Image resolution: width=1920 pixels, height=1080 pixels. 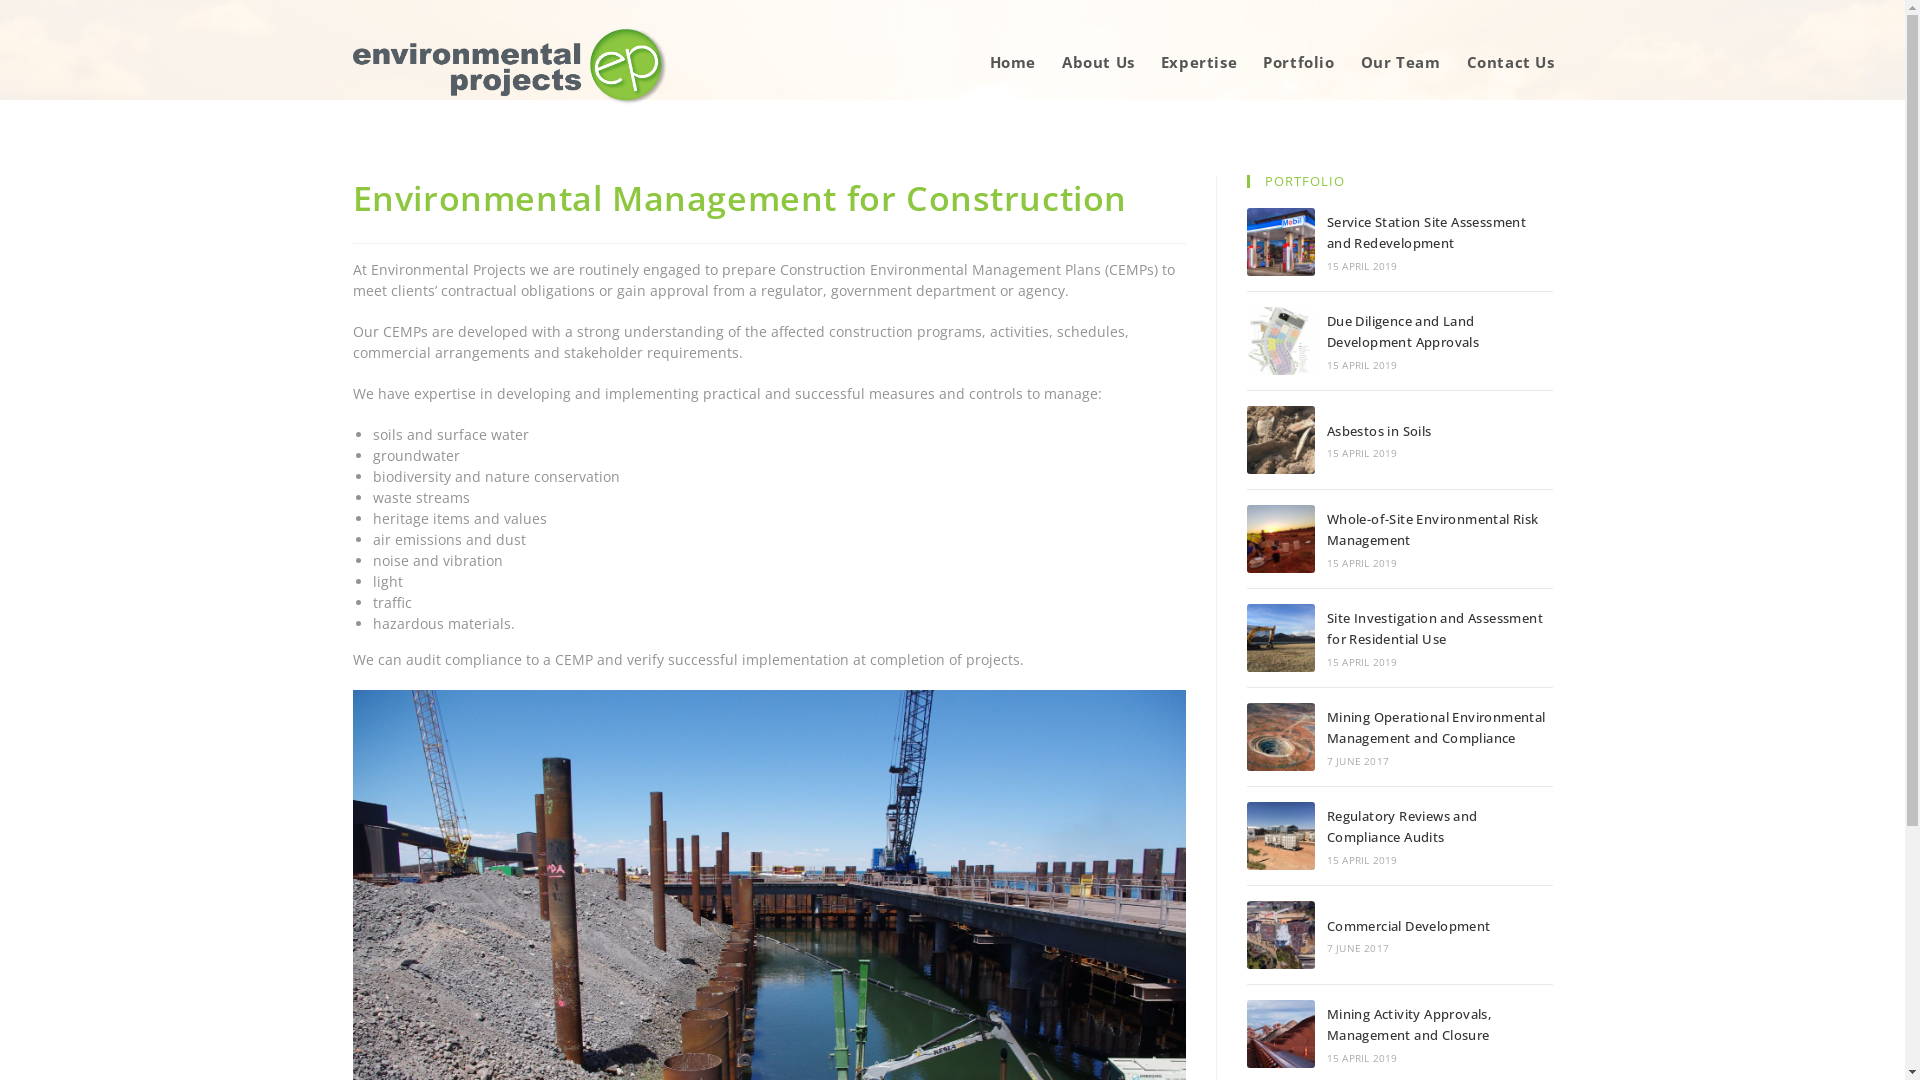 What do you see at coordinates (1401, 330) in the screenshot?
I see `'Due Diligence and Land Development Approvals'` at bounding box center [1401, 330].